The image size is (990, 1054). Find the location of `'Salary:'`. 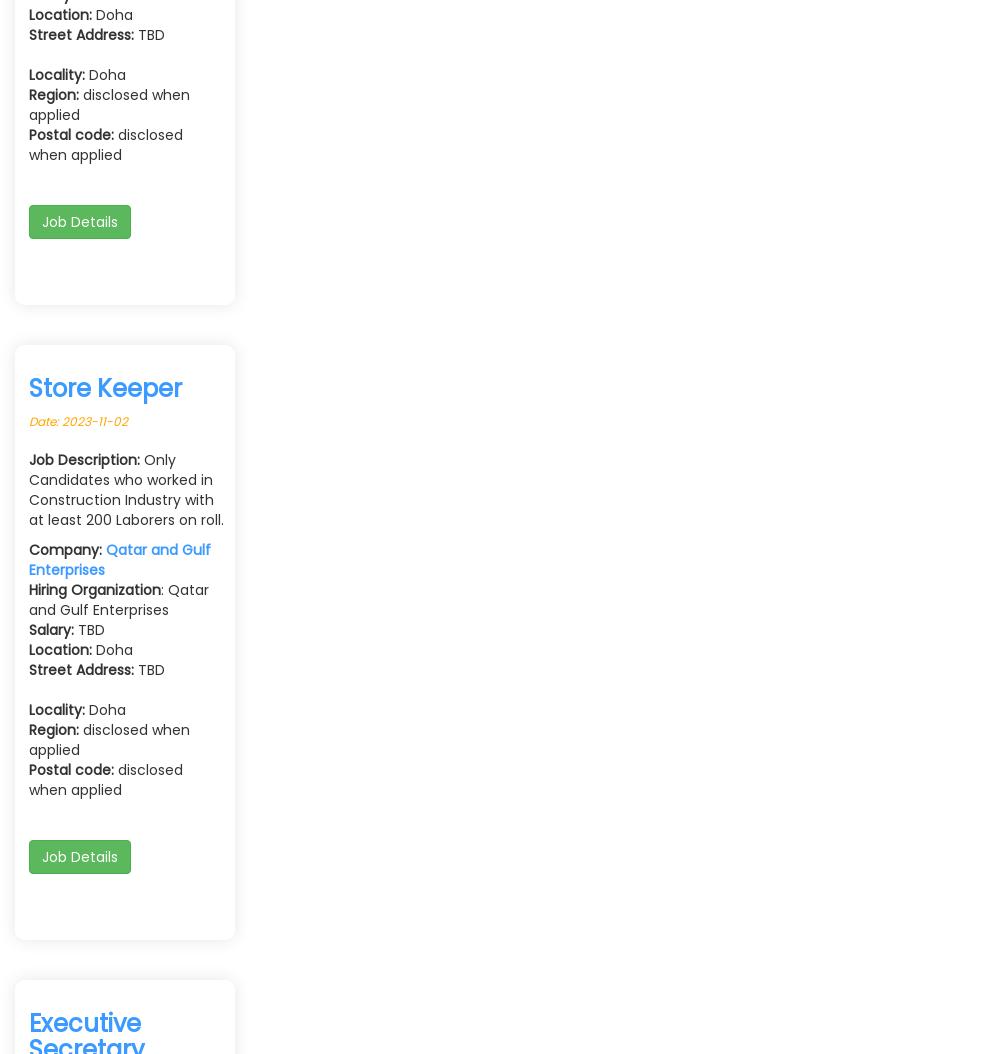

'Salary:' is located at coordinates (51, 628).